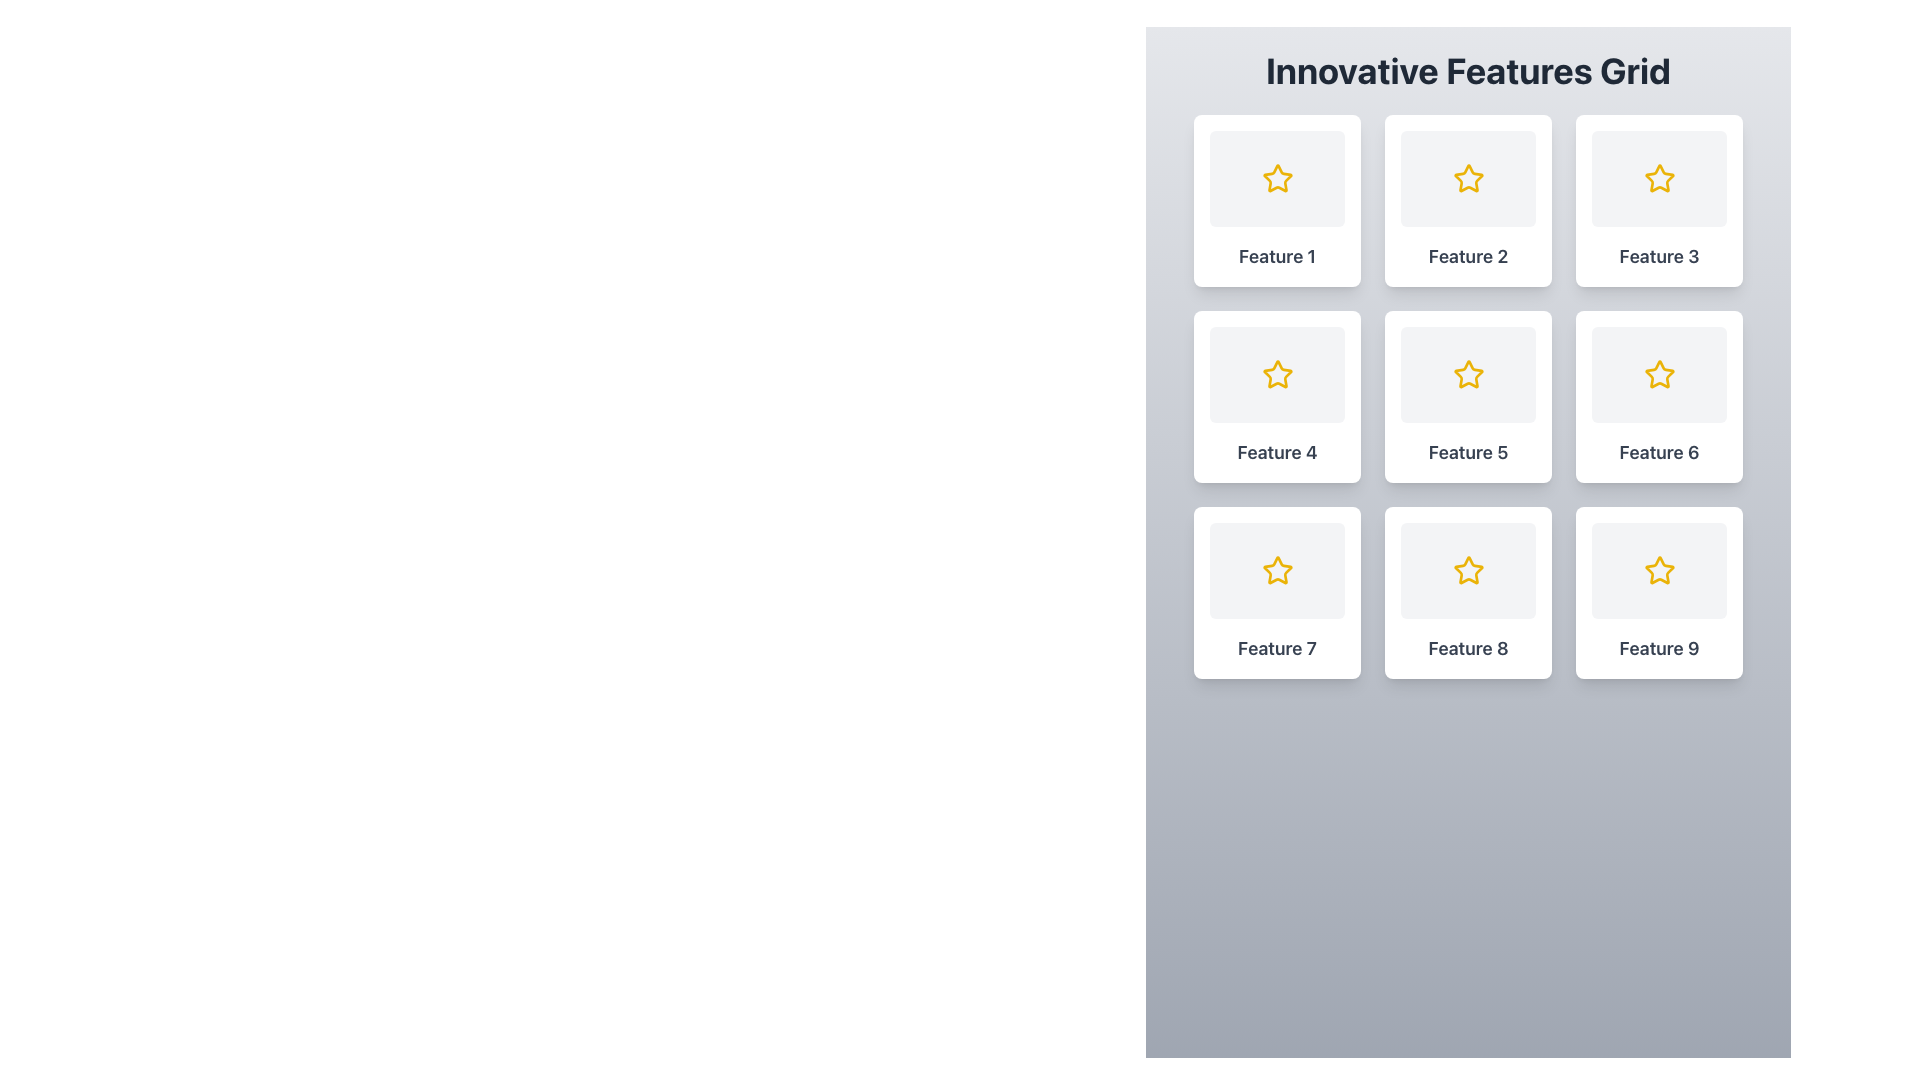 This screenshot has width=1920, height=1080. Describe the element at coordinates (1468, 397) in the screenshot. I see `the 'Feature 5' card located in the middle of the grid` at that location.